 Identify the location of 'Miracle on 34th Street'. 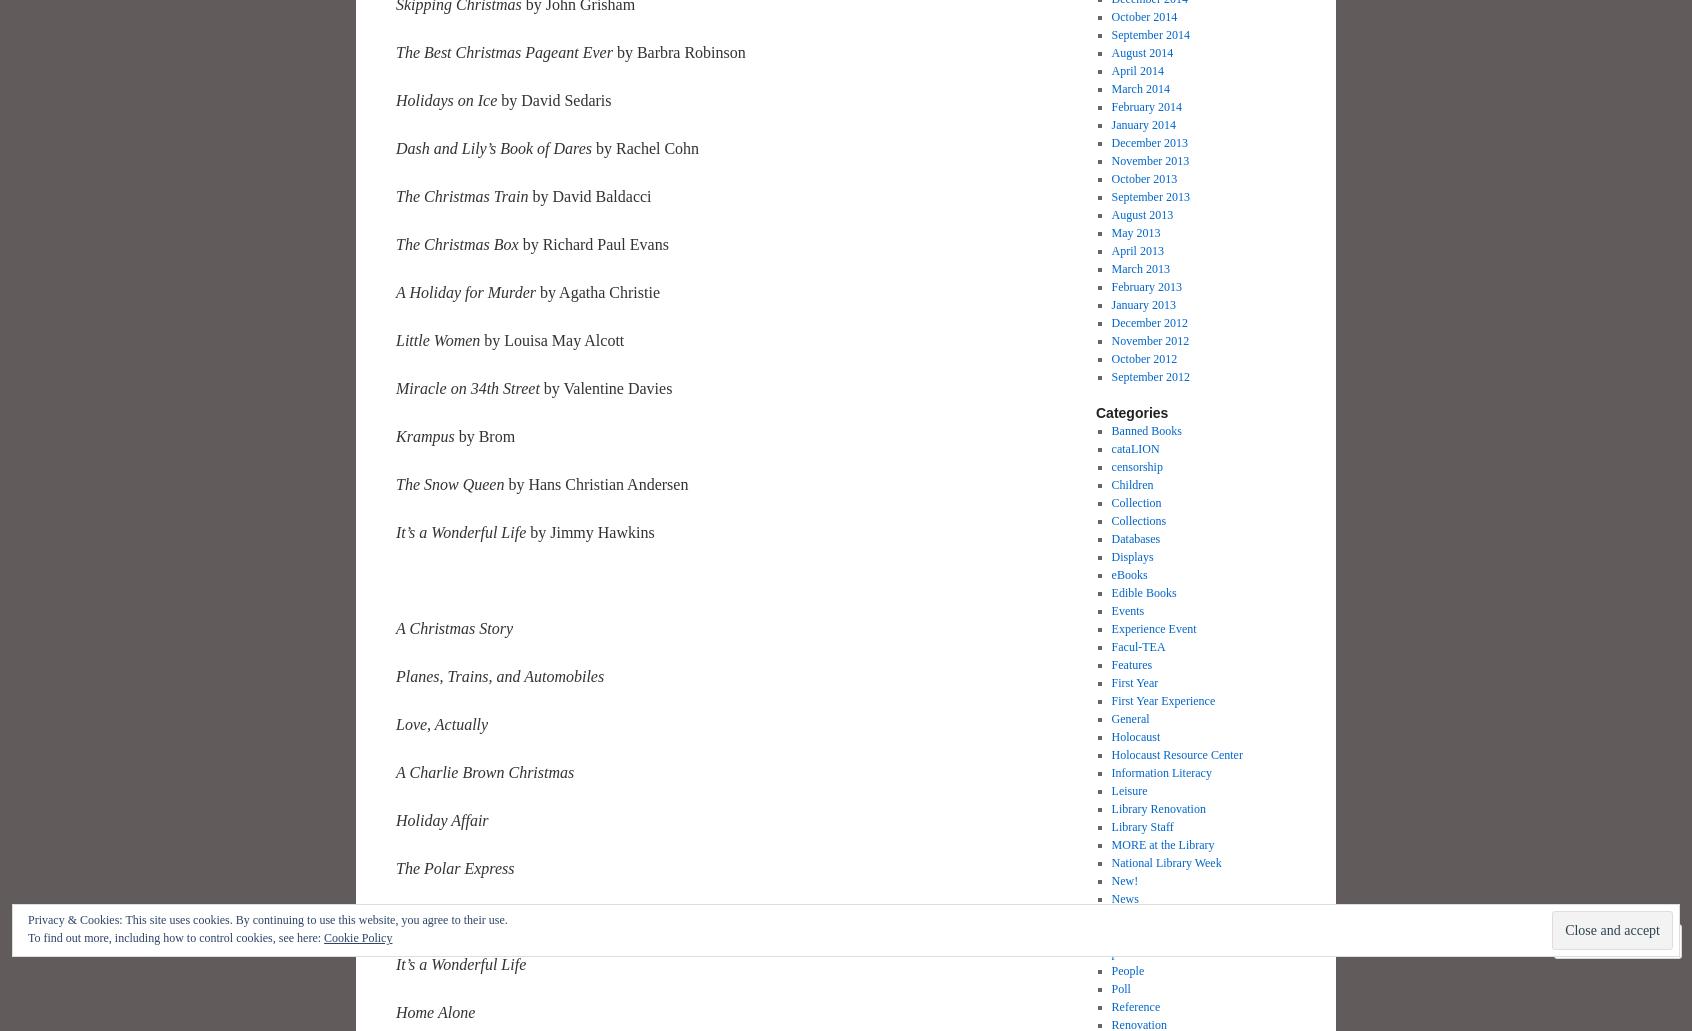
(466, 387).